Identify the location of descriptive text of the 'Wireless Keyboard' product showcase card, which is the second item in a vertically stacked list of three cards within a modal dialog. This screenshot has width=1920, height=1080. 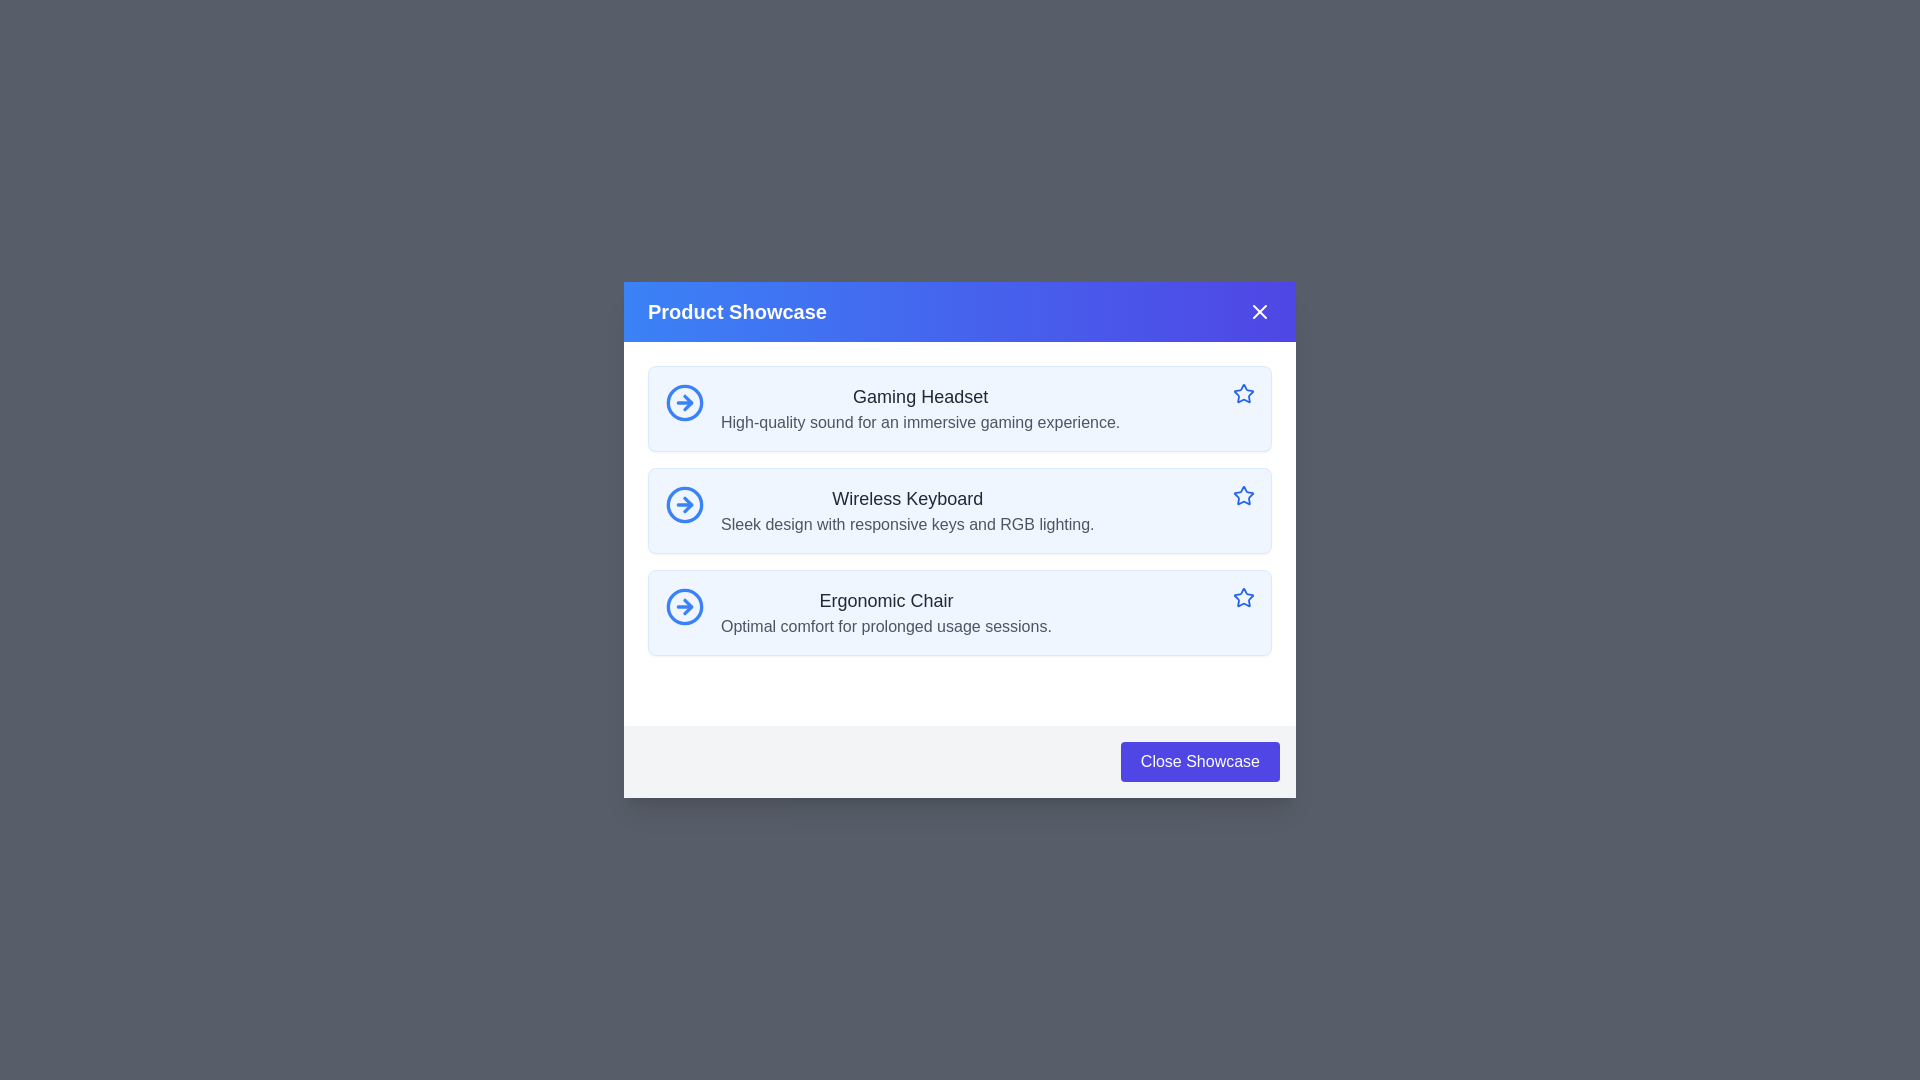
(960, 540).